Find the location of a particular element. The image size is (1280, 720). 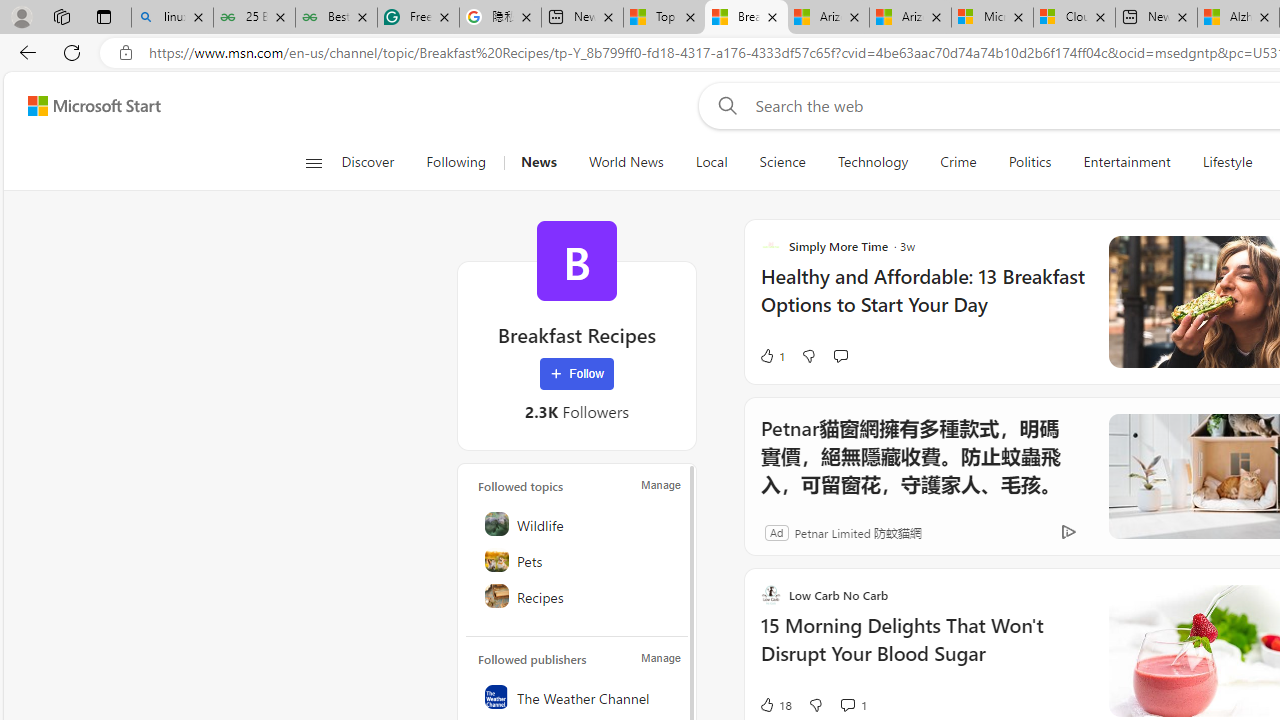

'Crime' is located at coordinates (957, 162).